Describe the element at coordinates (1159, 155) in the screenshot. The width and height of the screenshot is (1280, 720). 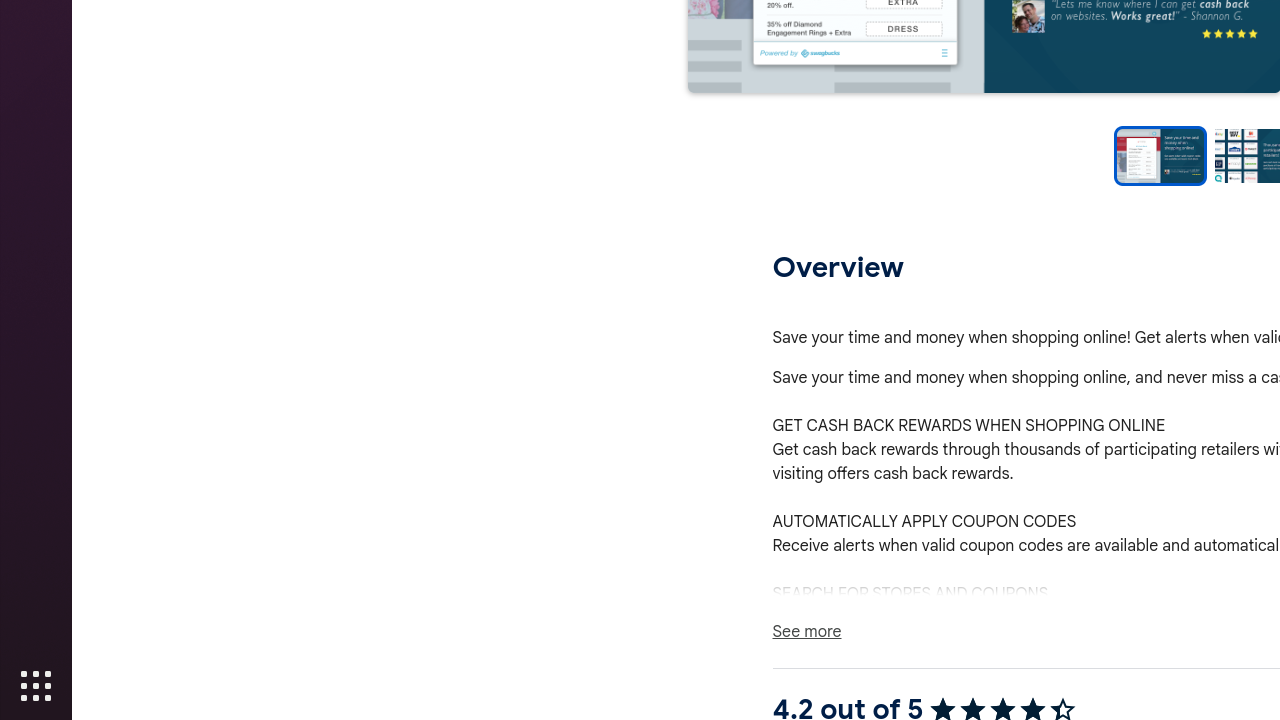
I see `'Preview slide 1'` at that location.